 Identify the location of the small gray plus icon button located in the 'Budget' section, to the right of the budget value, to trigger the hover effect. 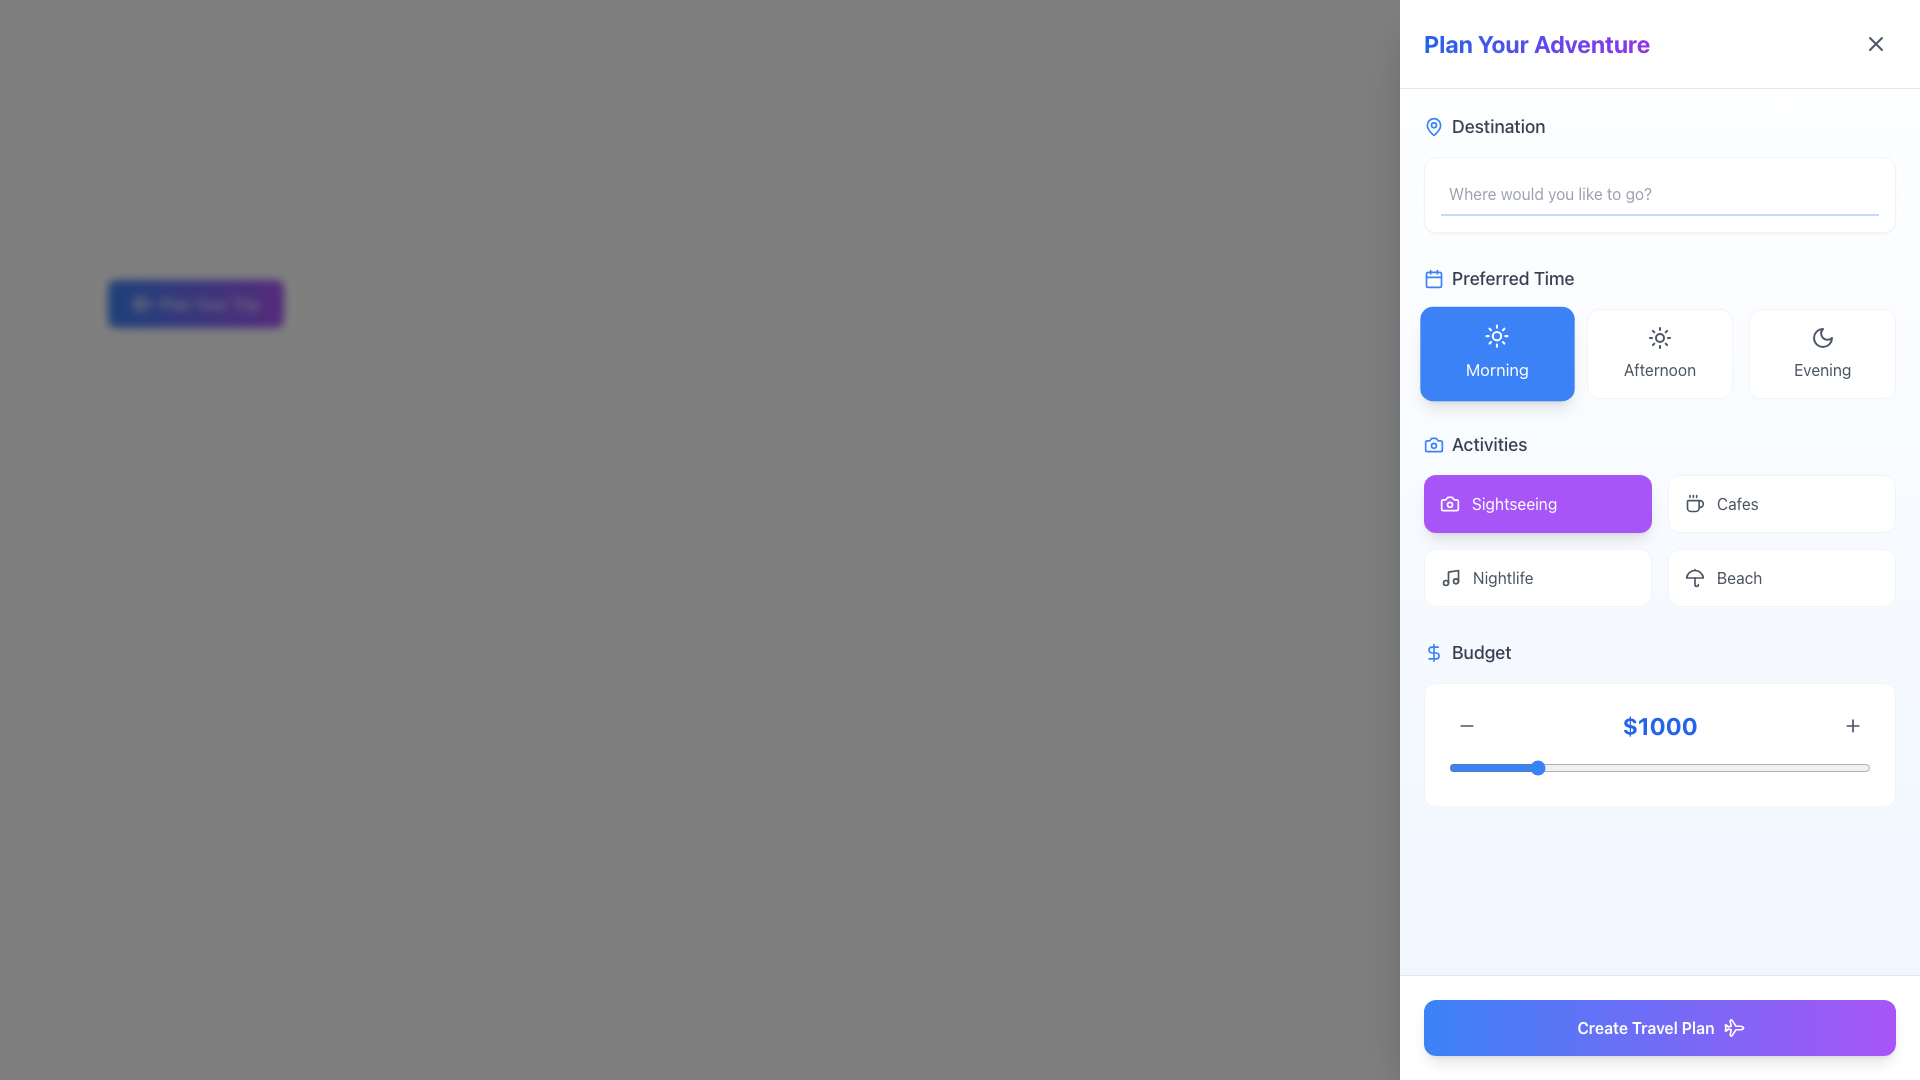
(1851, 725).